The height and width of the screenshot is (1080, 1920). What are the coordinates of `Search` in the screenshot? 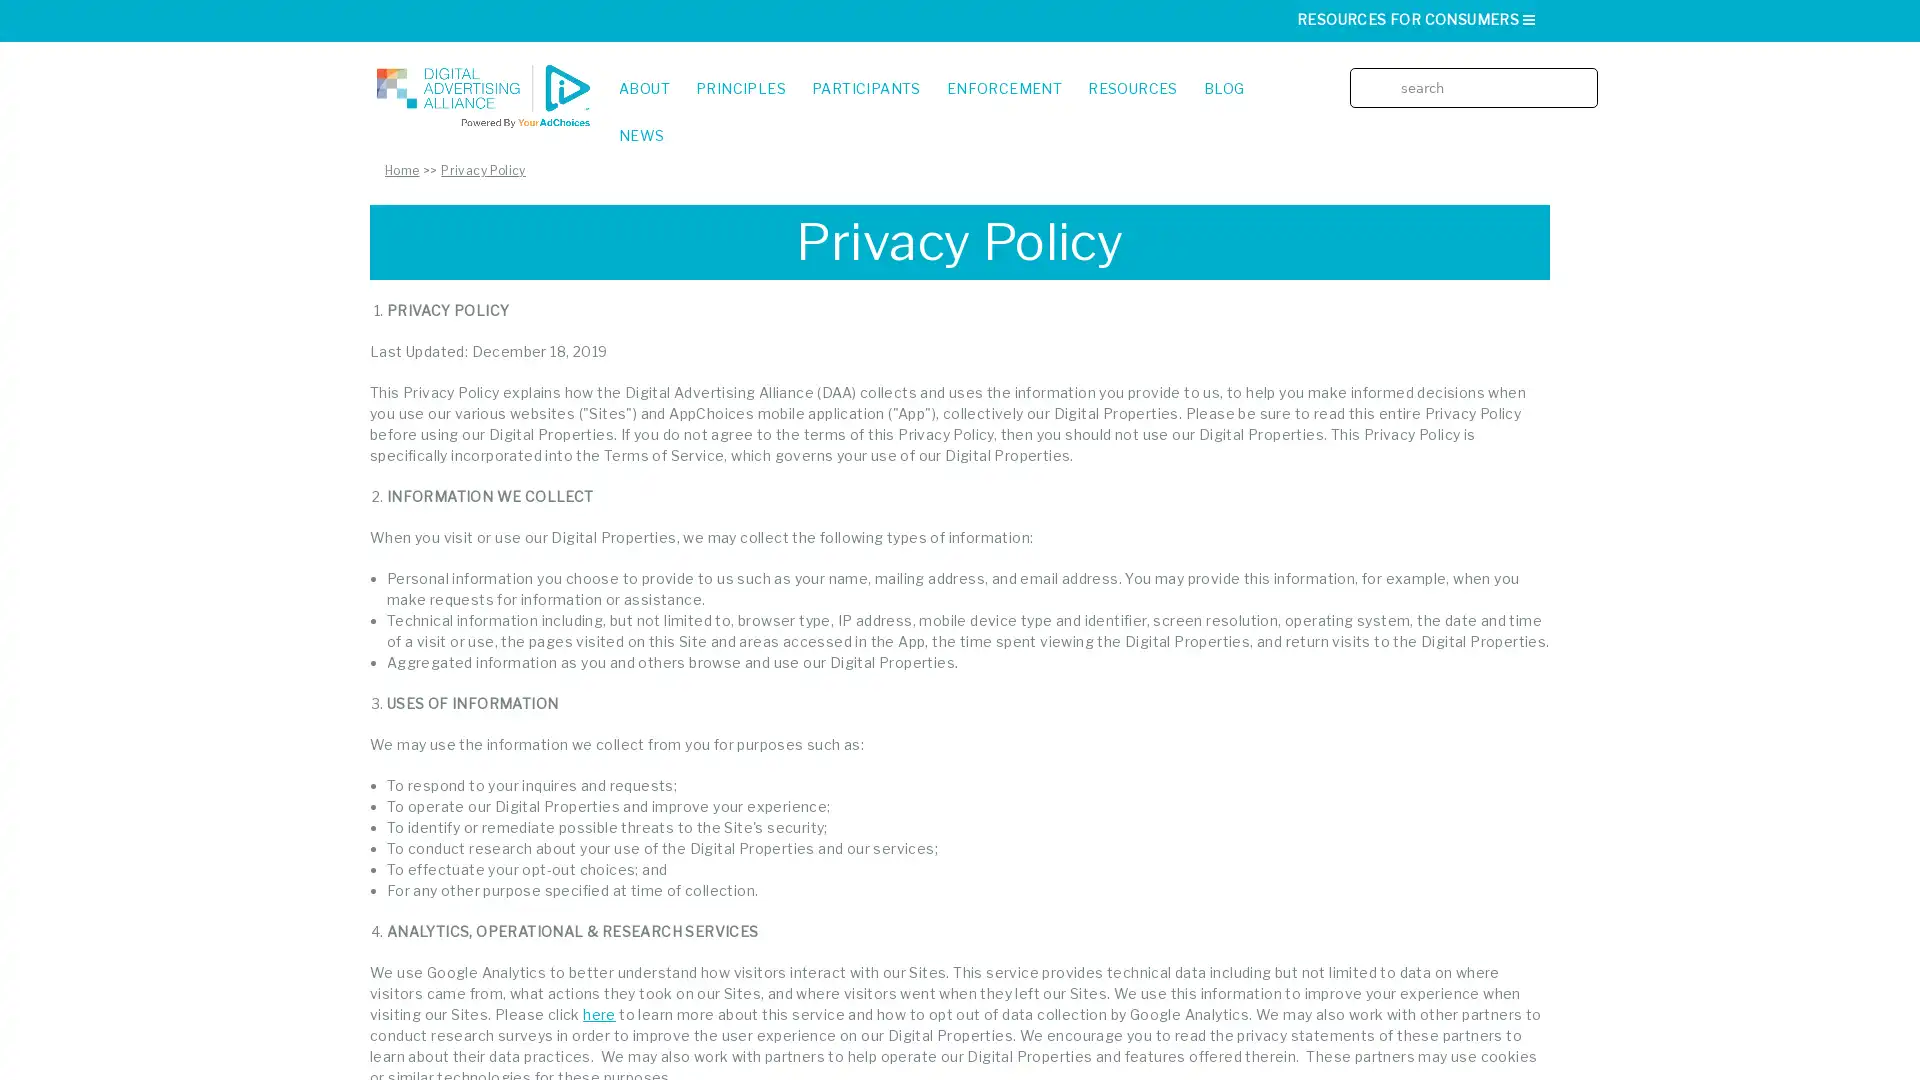 It's located at (1588, 72).